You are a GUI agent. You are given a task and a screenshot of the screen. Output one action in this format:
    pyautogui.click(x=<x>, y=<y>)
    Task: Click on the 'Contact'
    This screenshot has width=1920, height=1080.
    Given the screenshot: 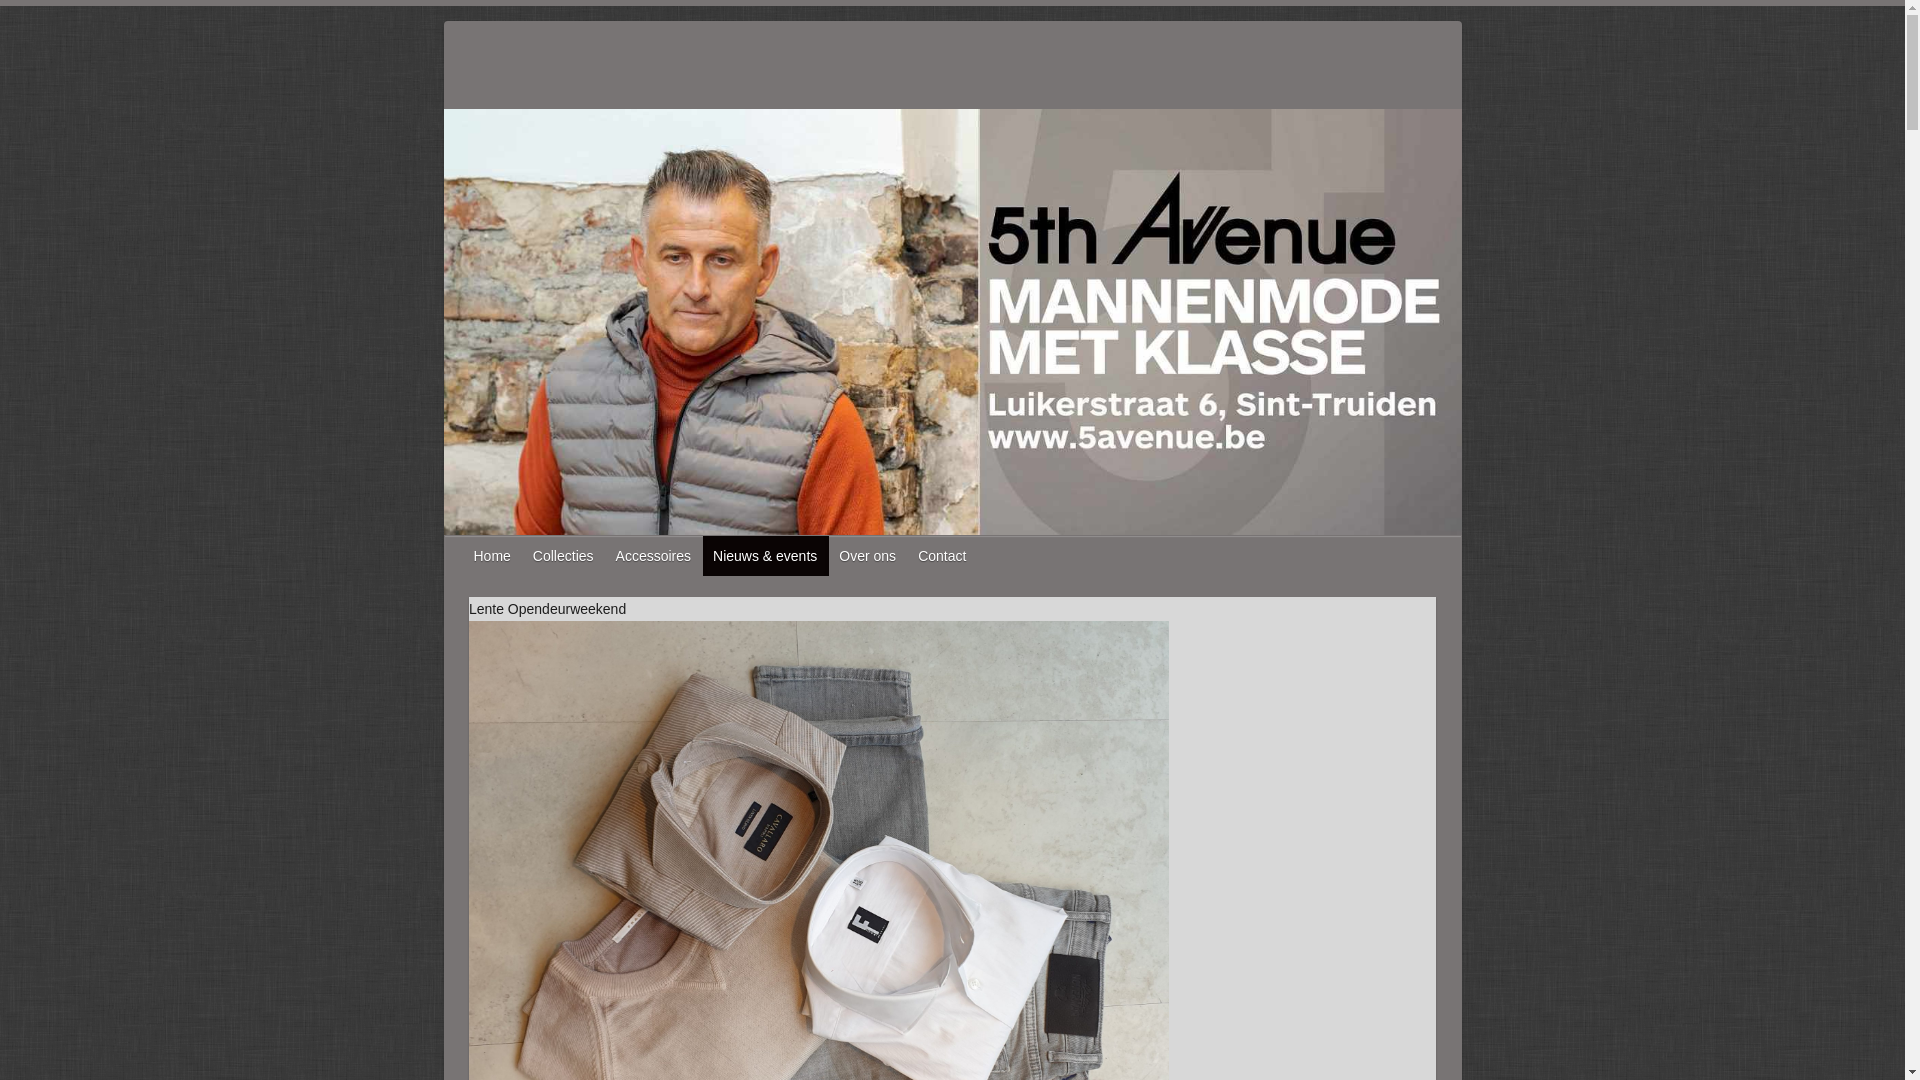 What is the action you would take?
    pyautogui.click(x=941, y=555)
    